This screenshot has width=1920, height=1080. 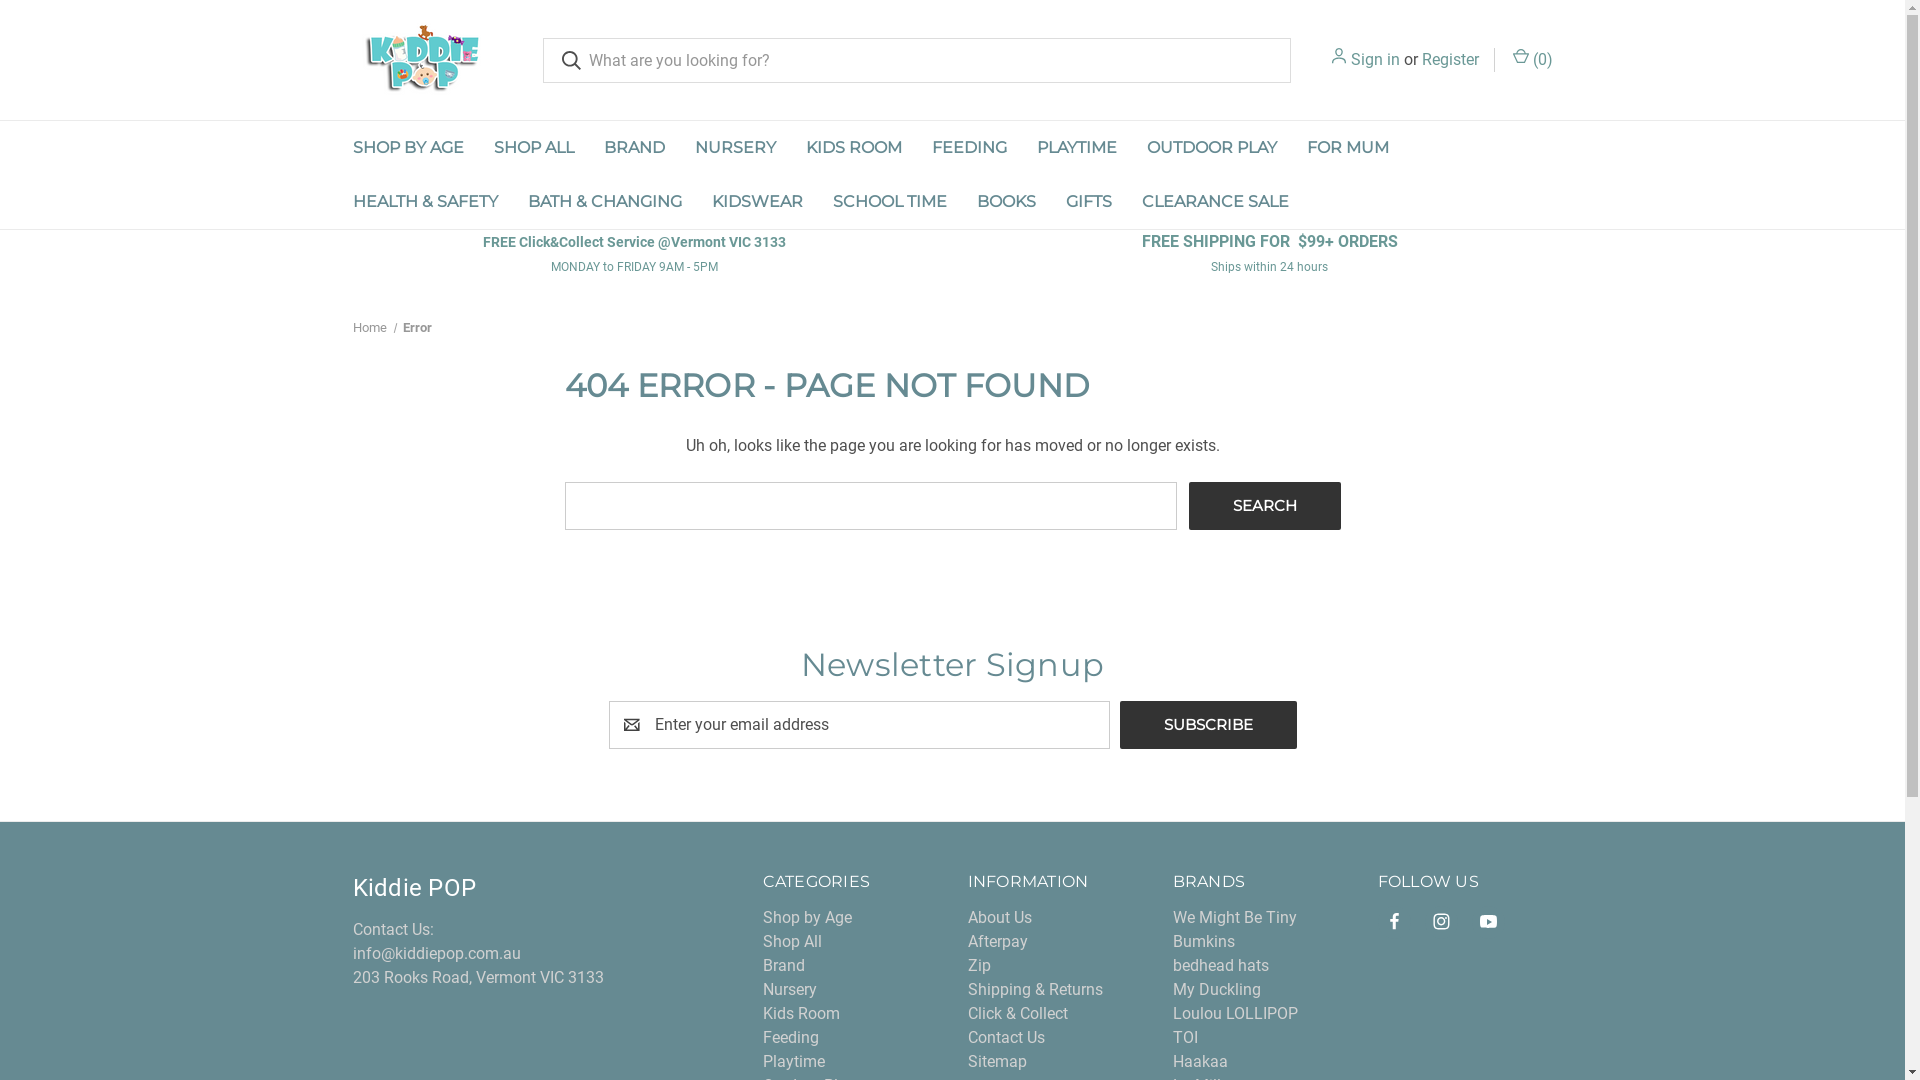 I want to click on 'OUTDOOR PLAY', so click(x=1211, y=146).